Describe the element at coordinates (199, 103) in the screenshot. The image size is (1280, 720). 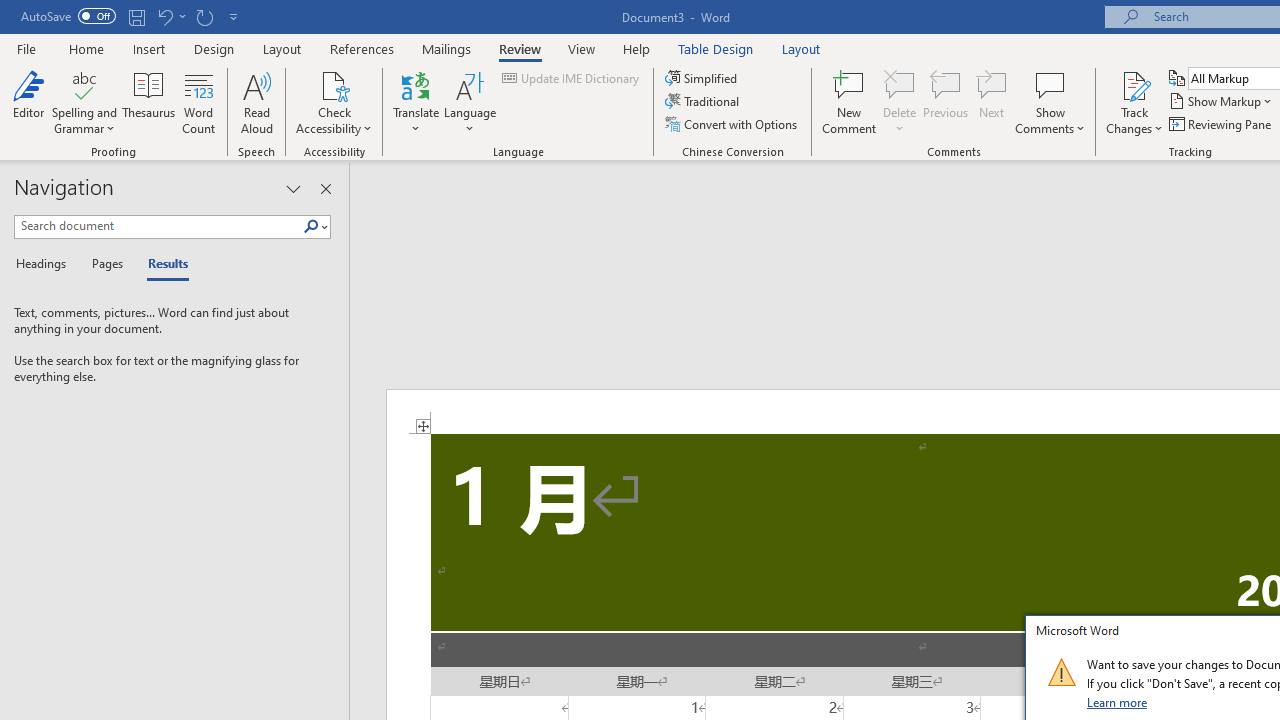
I see `'Word Count'` at that location.